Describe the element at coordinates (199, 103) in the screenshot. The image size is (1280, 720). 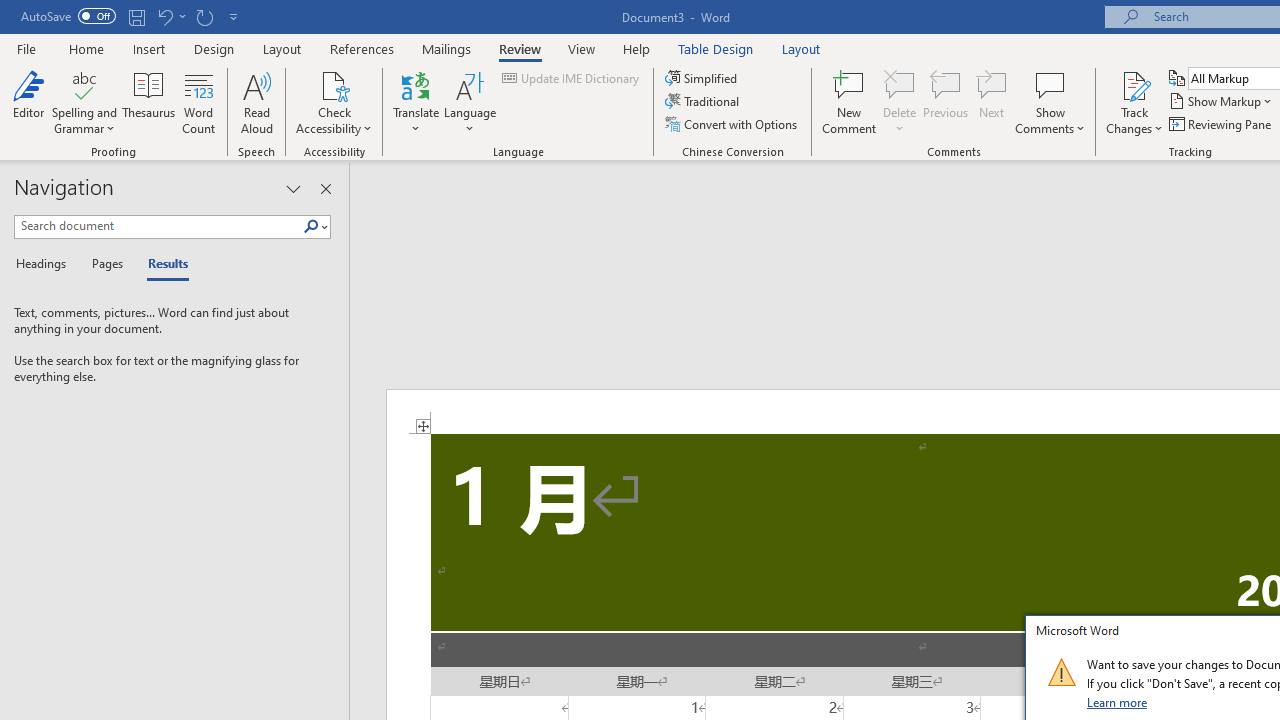
I see `'Word Count'` at that location.